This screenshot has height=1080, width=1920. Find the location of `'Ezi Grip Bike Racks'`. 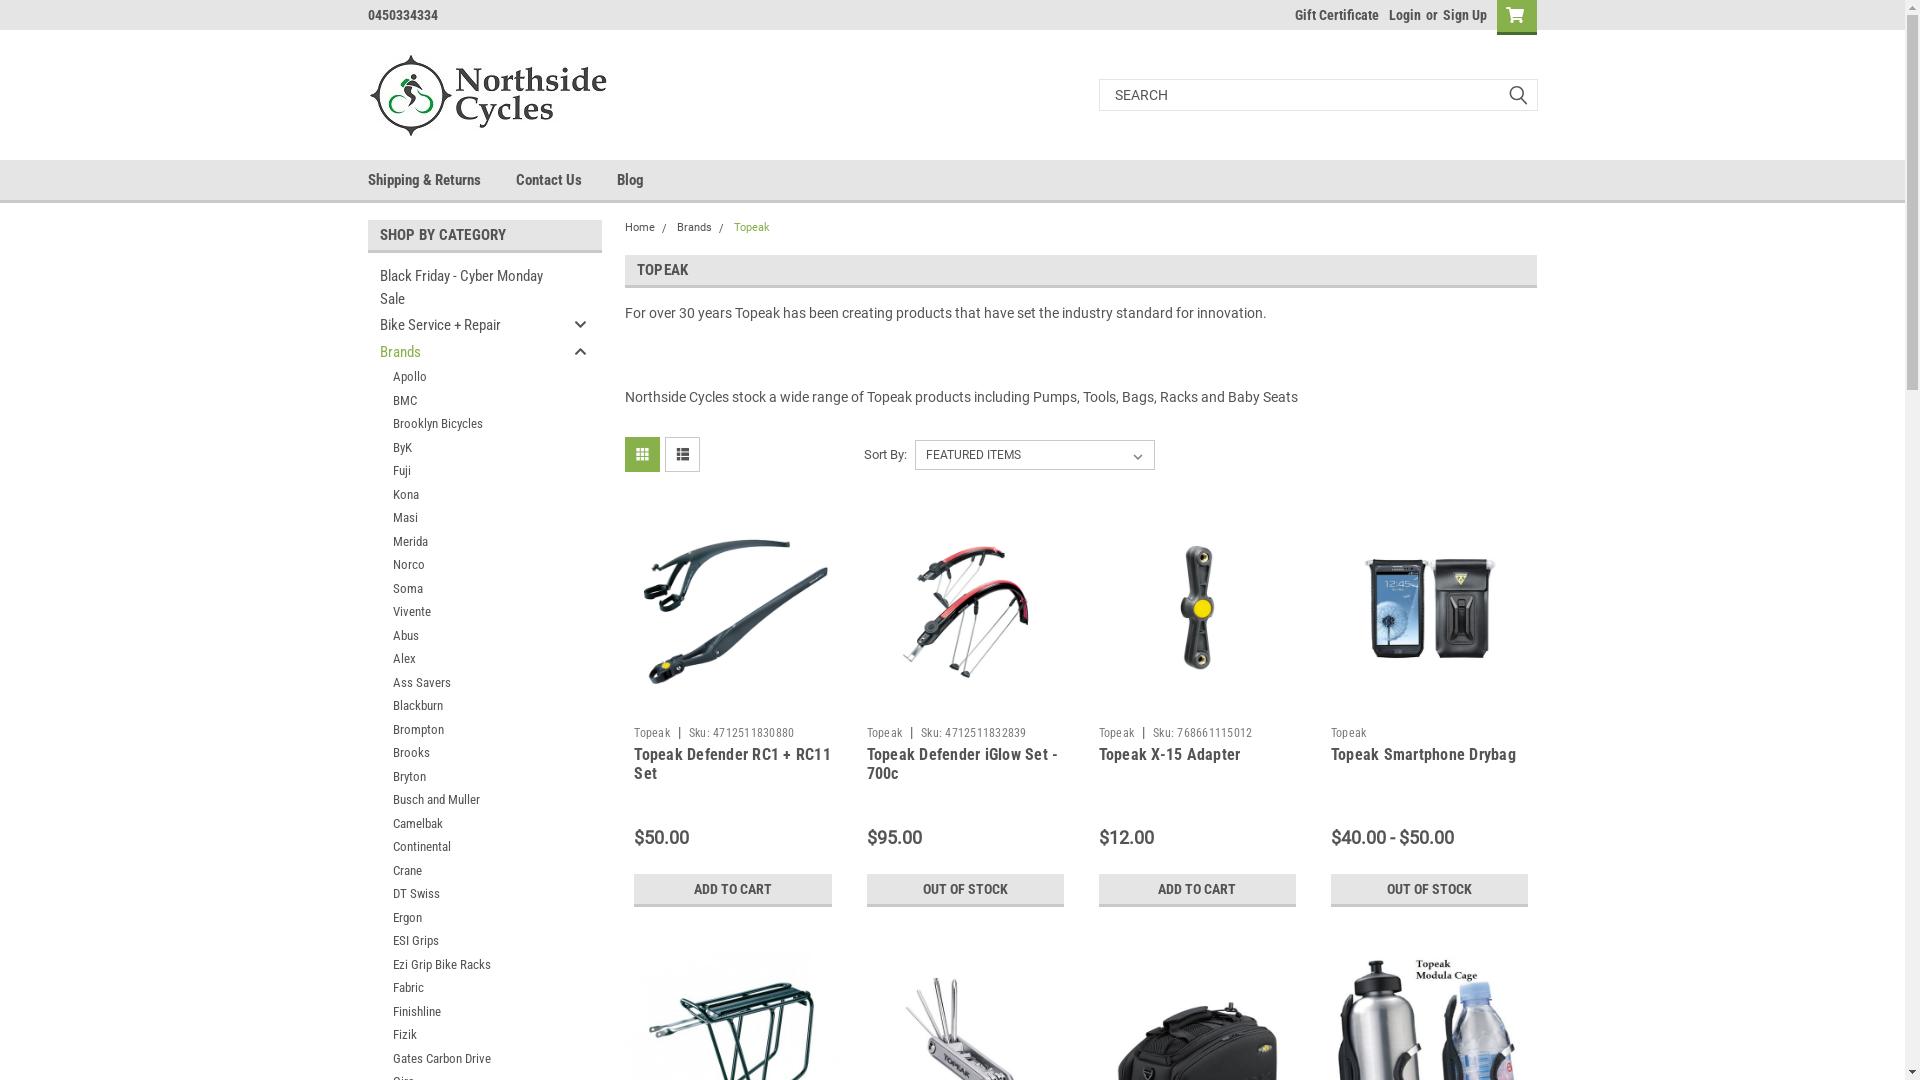

'Ezi Grip Bike Racks' is located at coordinates (466, 963).